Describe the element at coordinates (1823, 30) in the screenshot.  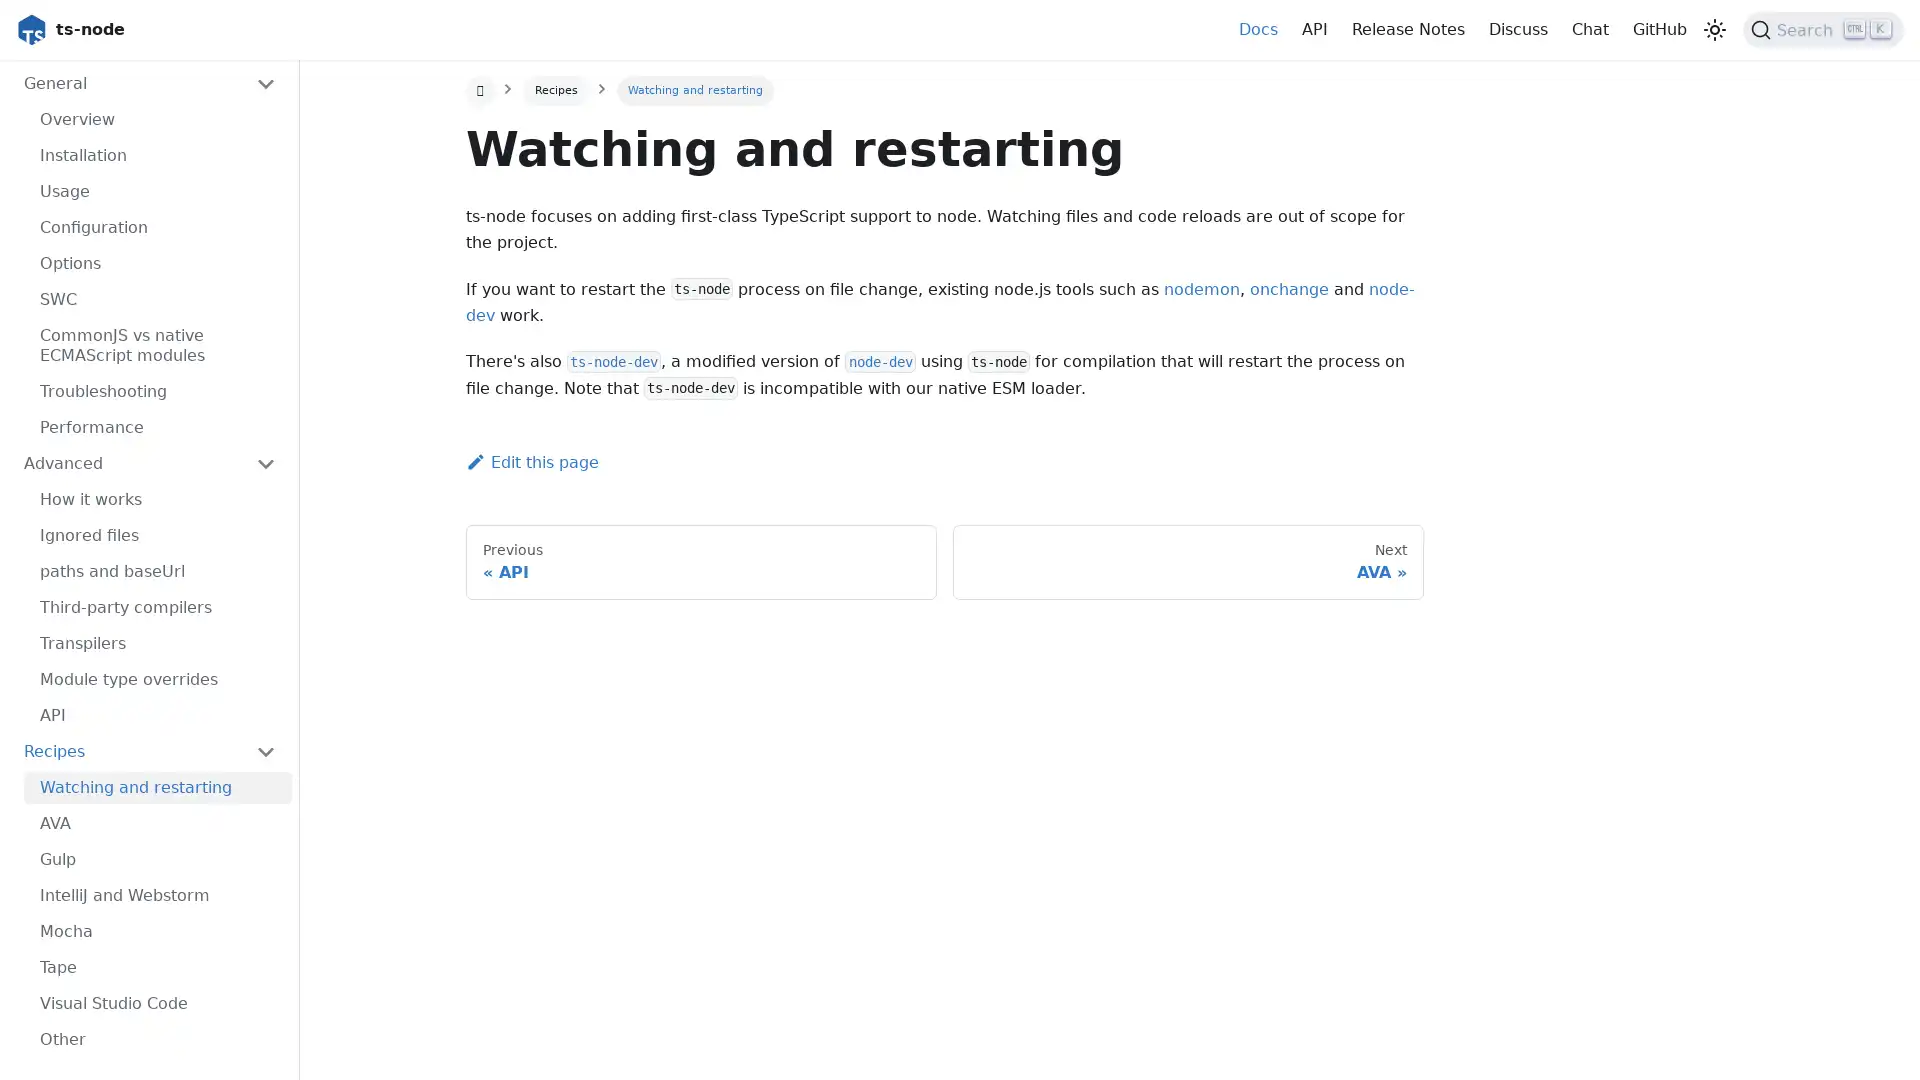
I see `Search` at that location.